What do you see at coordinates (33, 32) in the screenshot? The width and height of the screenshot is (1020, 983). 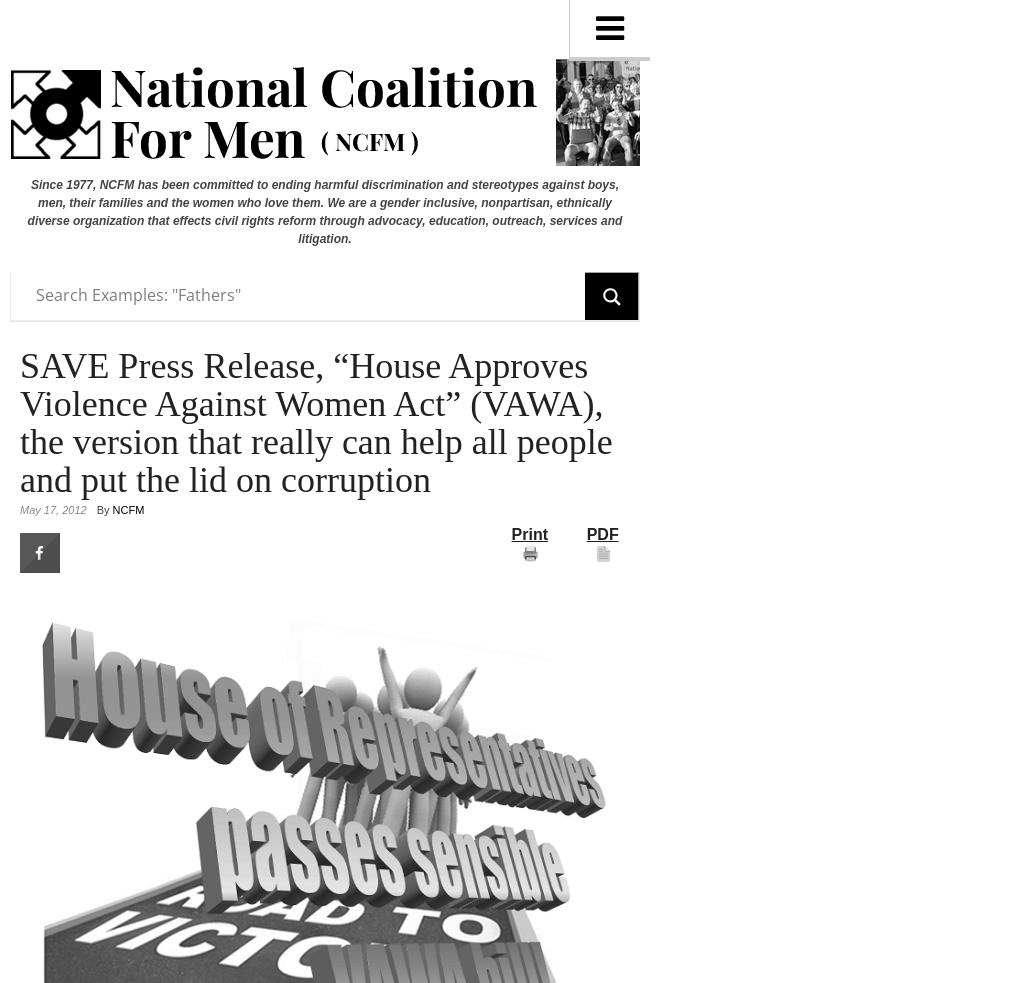 I see `'Log In'` at bounding box center [33, 32].